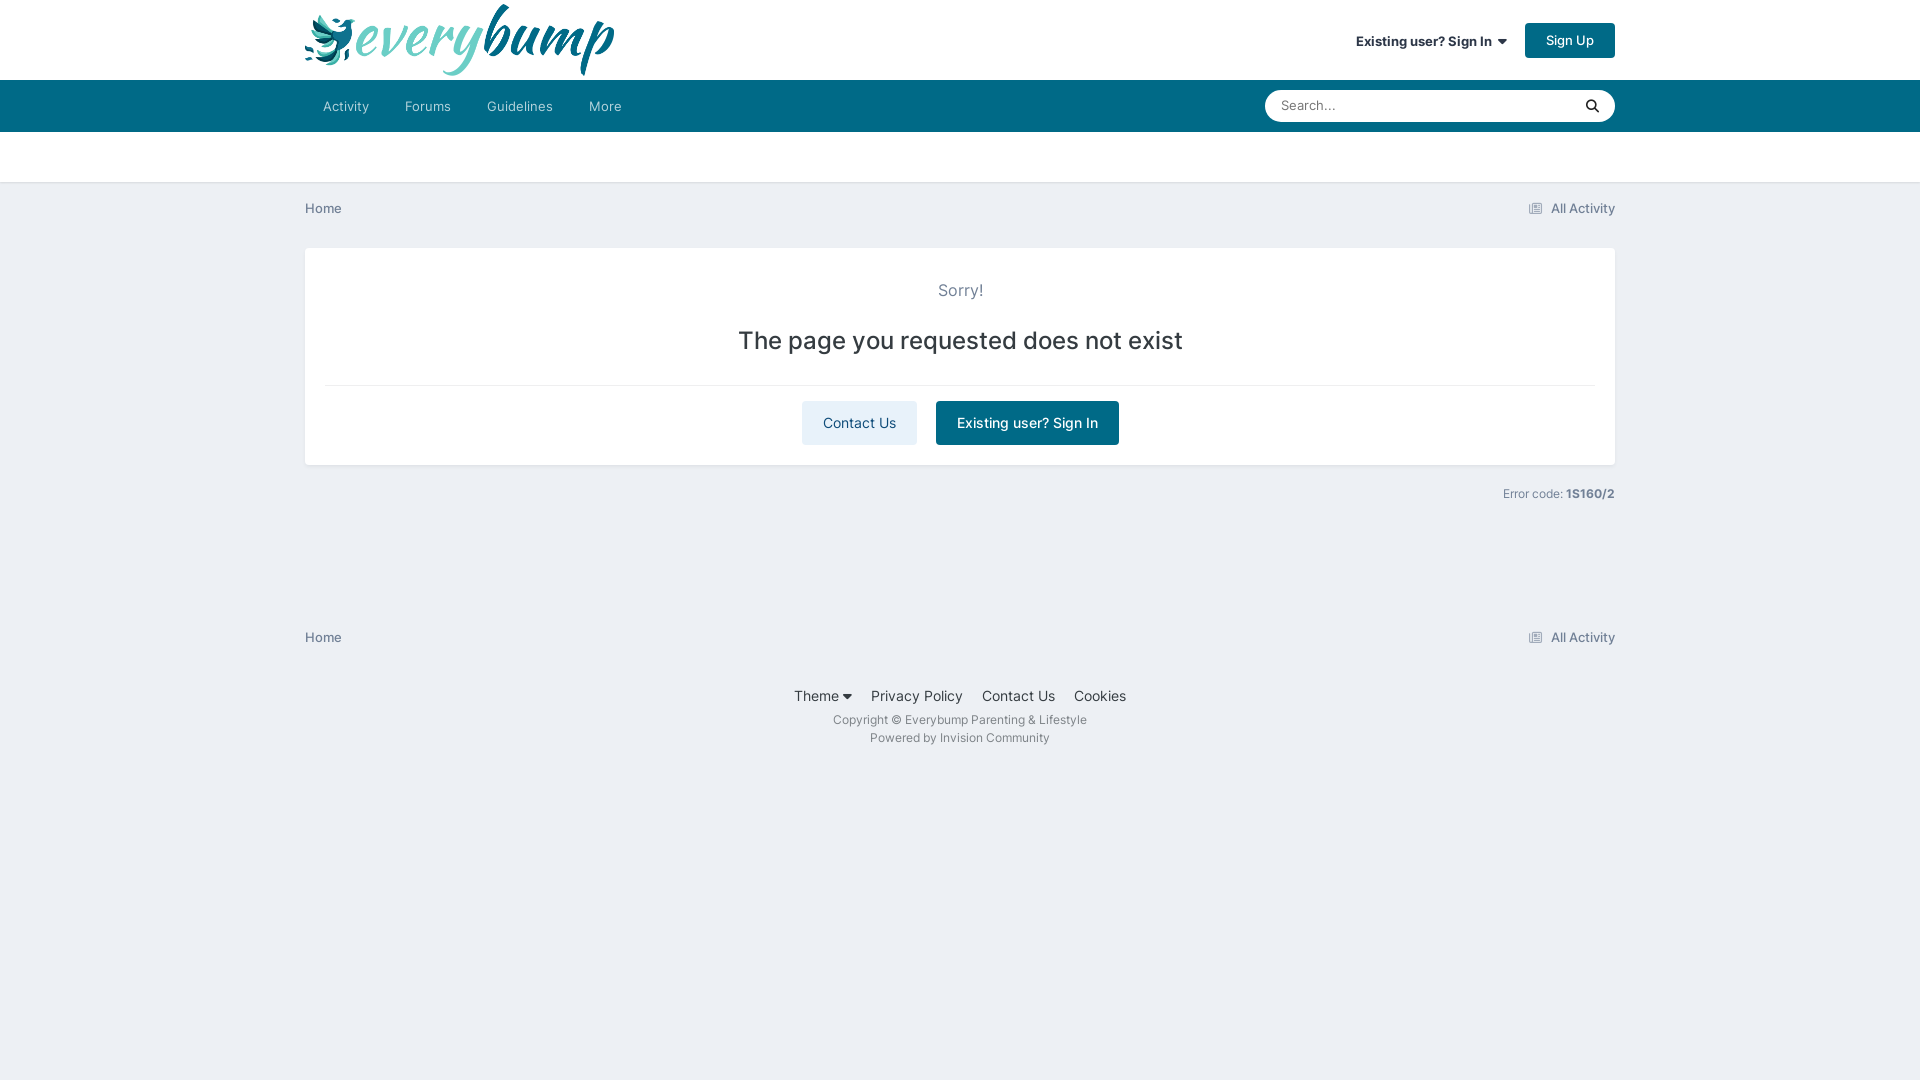  What do you see at coordinates (345, 105) in the screenshot?
I see `'Activity'` at bounding box center [345, 105].